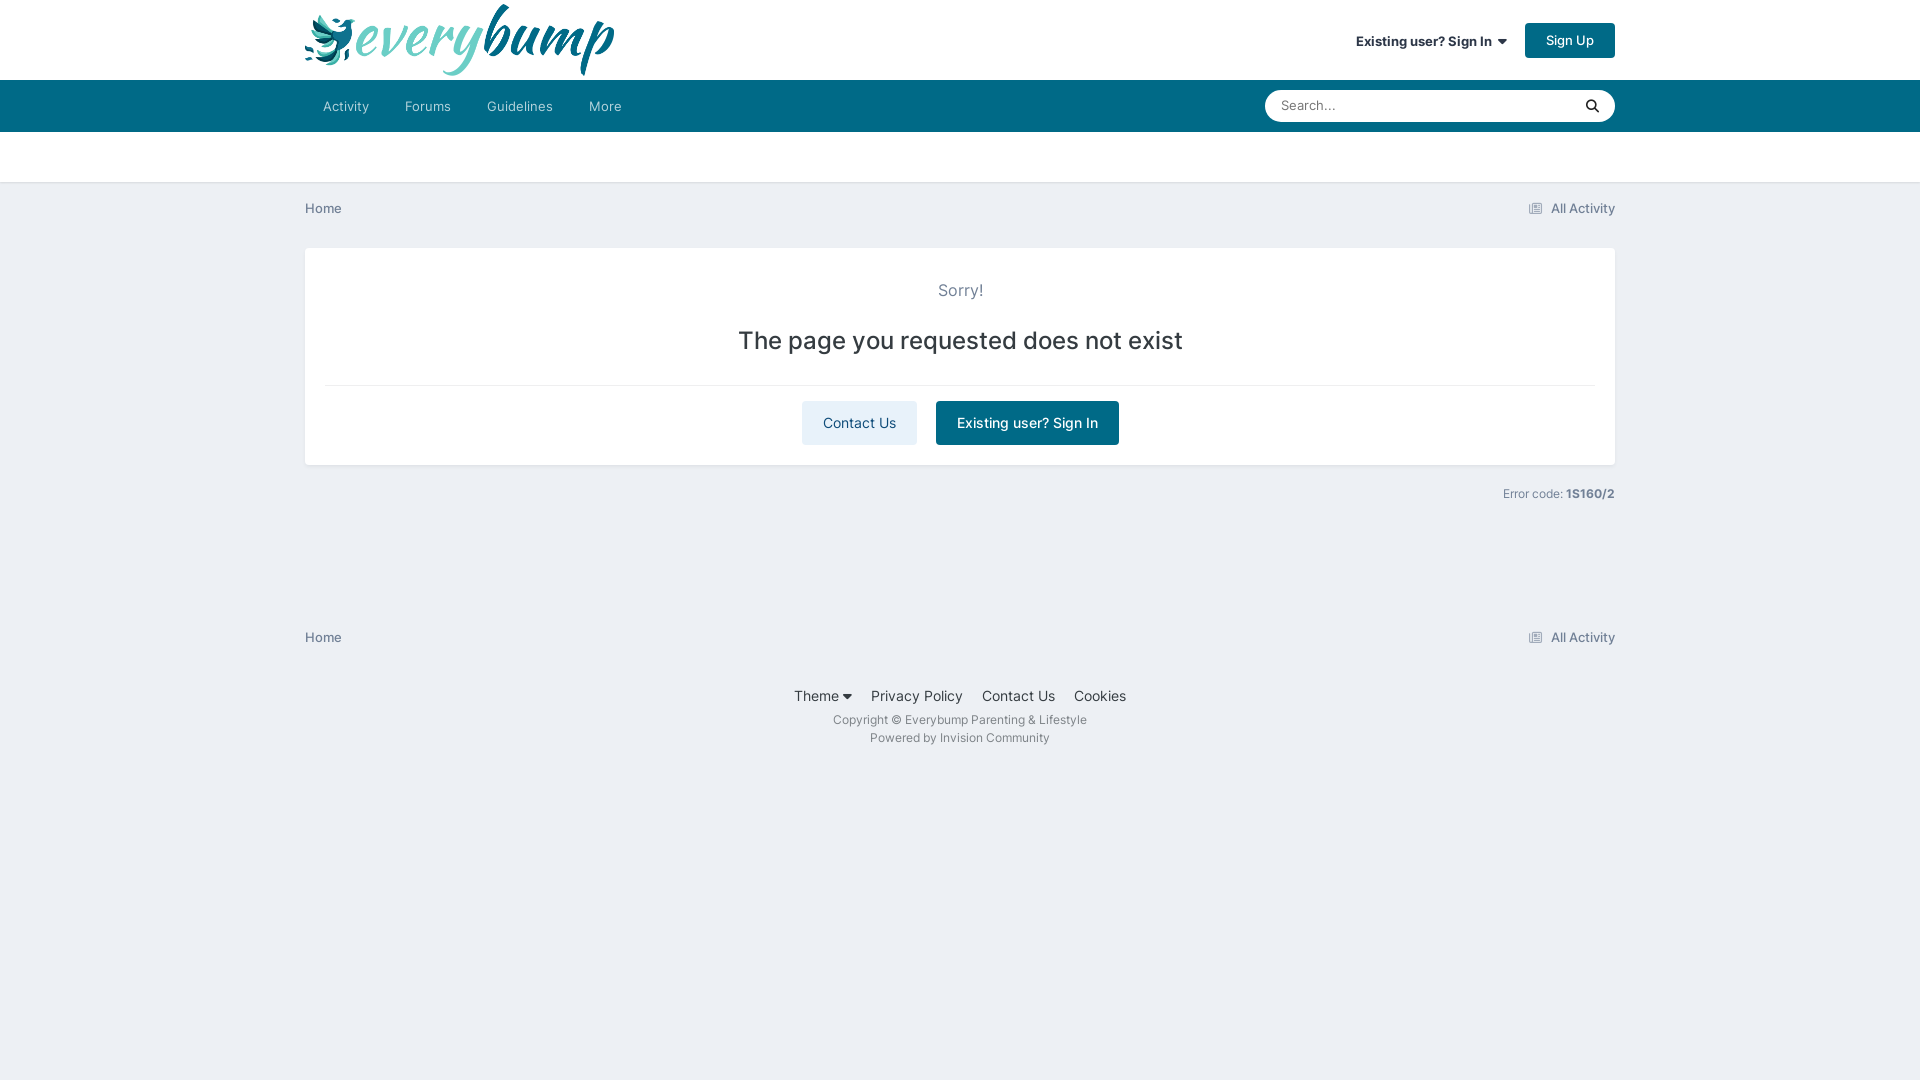  What do you see at coordinates (345, 105) in the screenshot?
I see `'Activity'` at bounding box center [345, 105].